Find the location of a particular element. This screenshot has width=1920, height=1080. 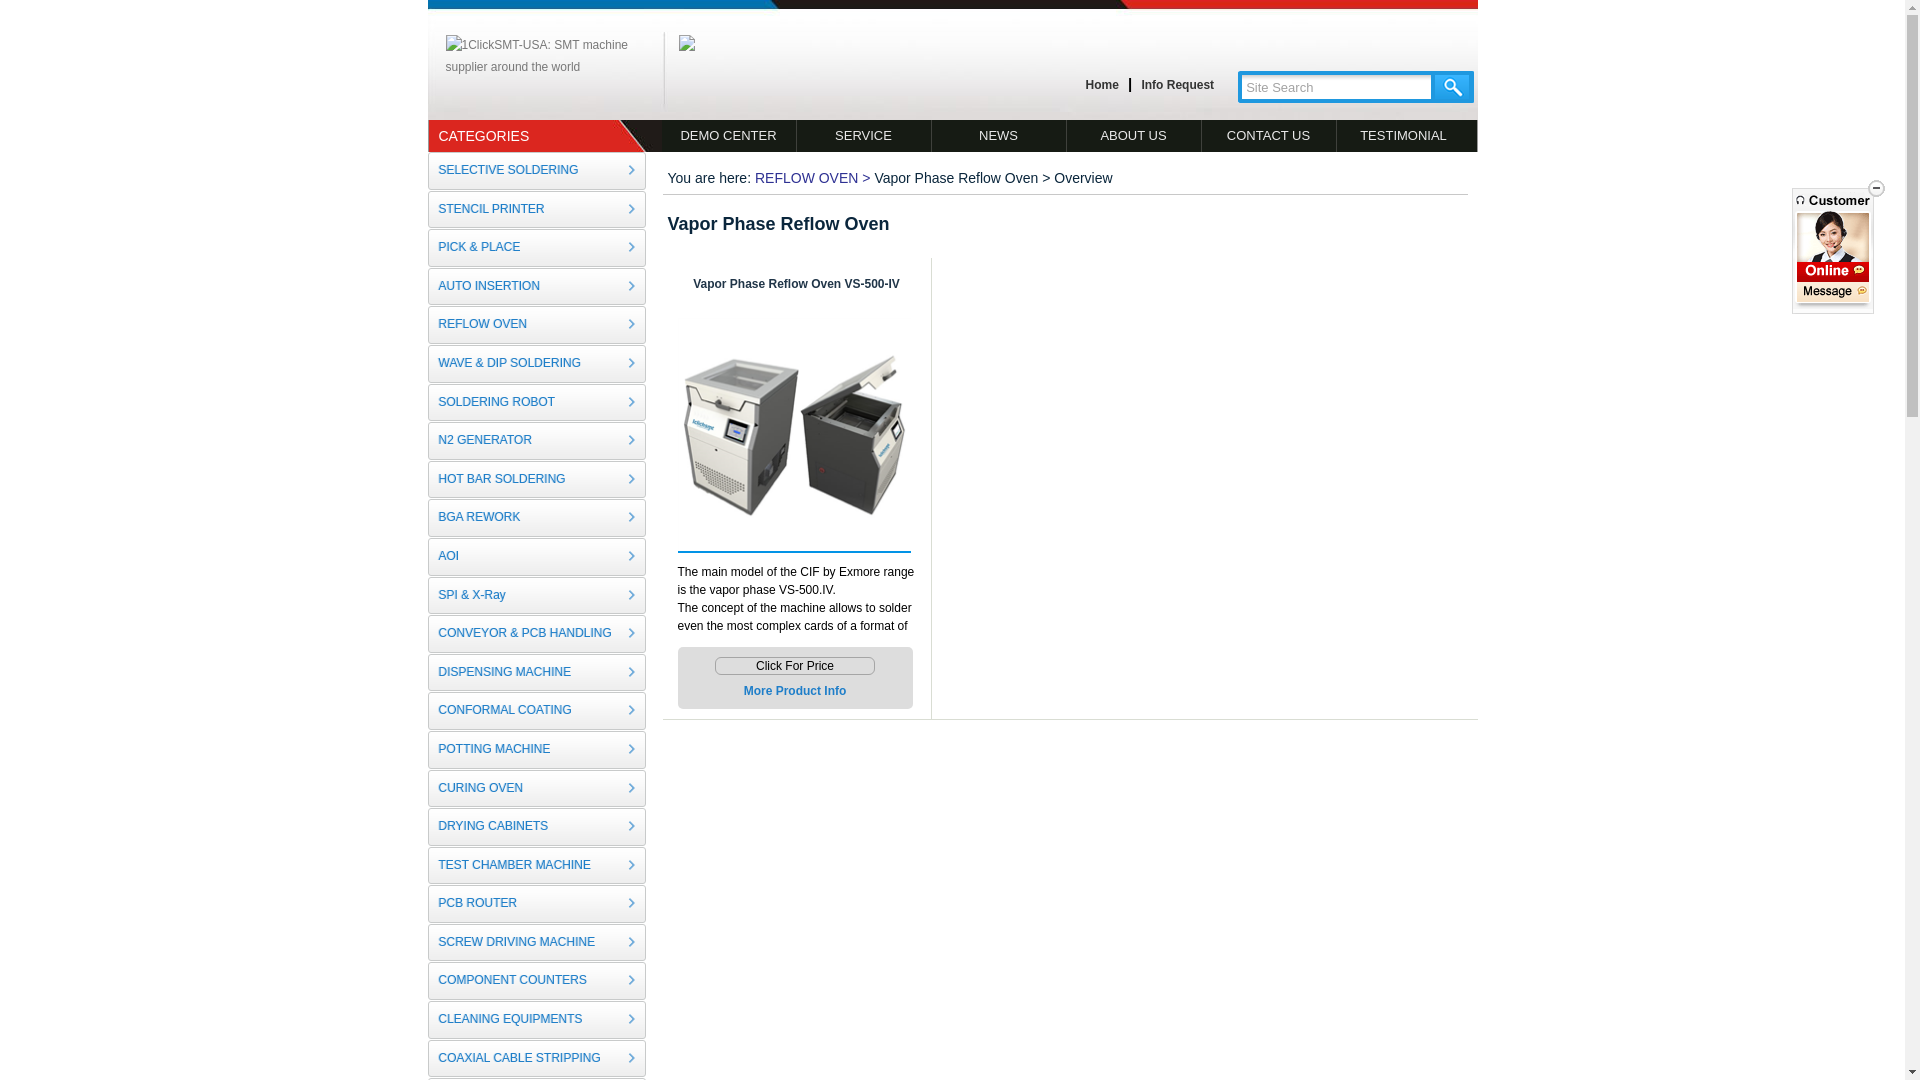

'TESTIMONIAL' is located at coordinates (1401, 135).